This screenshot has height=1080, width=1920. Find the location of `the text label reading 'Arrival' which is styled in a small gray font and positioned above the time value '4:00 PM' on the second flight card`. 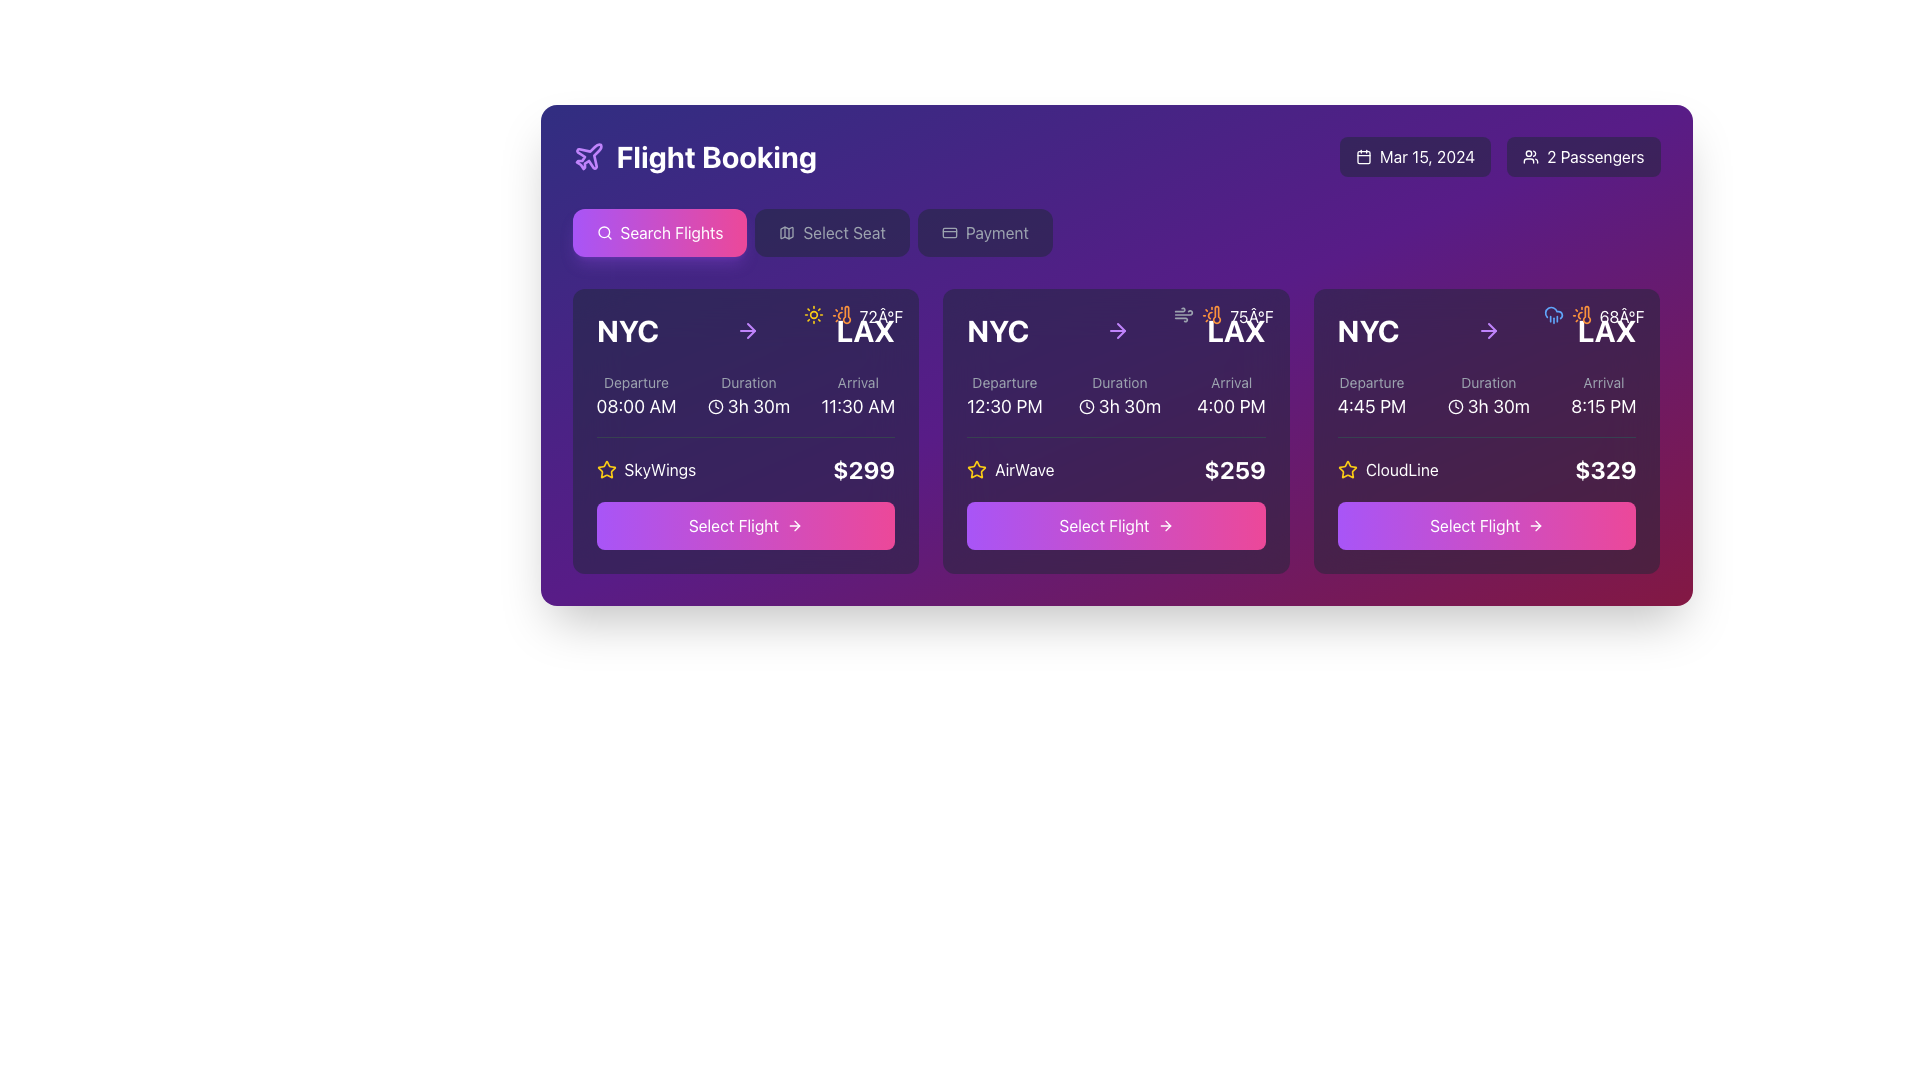

the text label reading 'Arrival' which is styled in a small gray font and positioned above the time value '4:00 PM' on the second flight card is located at coordinates (1230, 382).